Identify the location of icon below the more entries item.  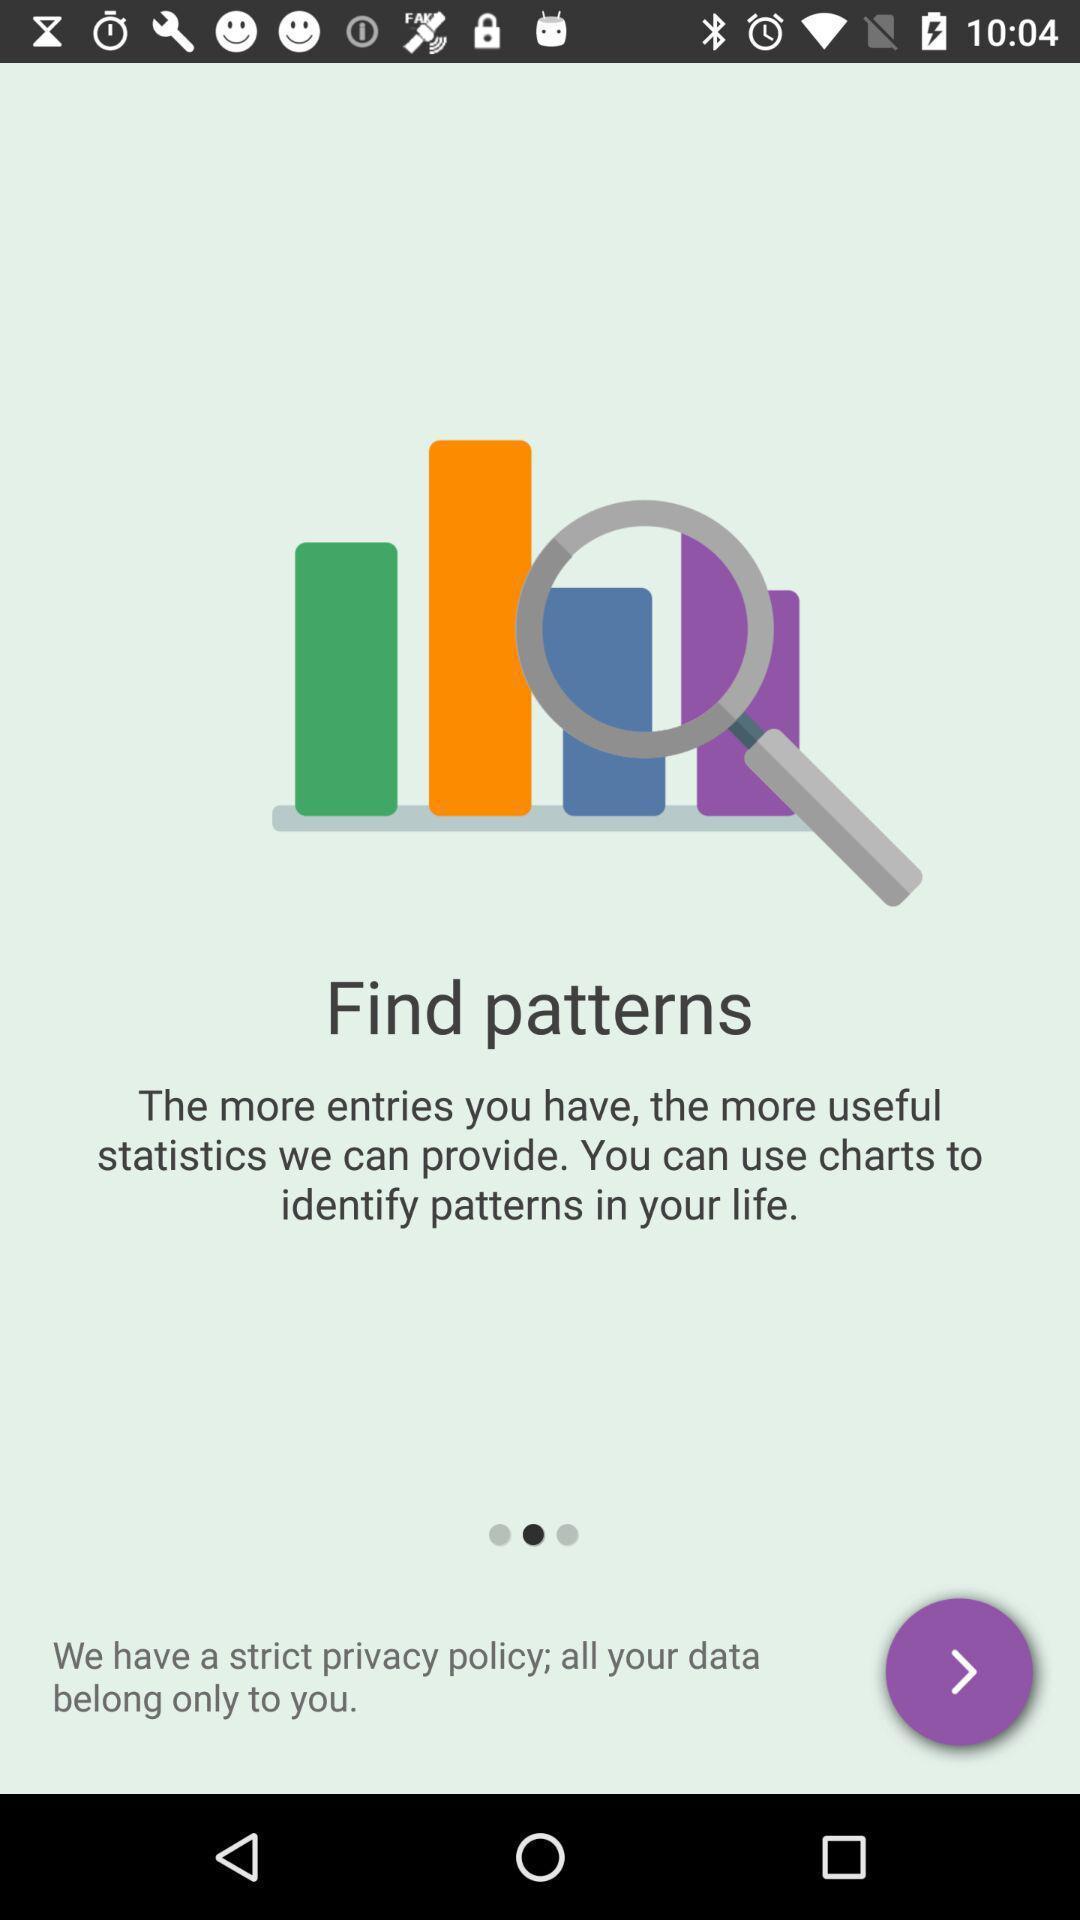
(960, 1675).